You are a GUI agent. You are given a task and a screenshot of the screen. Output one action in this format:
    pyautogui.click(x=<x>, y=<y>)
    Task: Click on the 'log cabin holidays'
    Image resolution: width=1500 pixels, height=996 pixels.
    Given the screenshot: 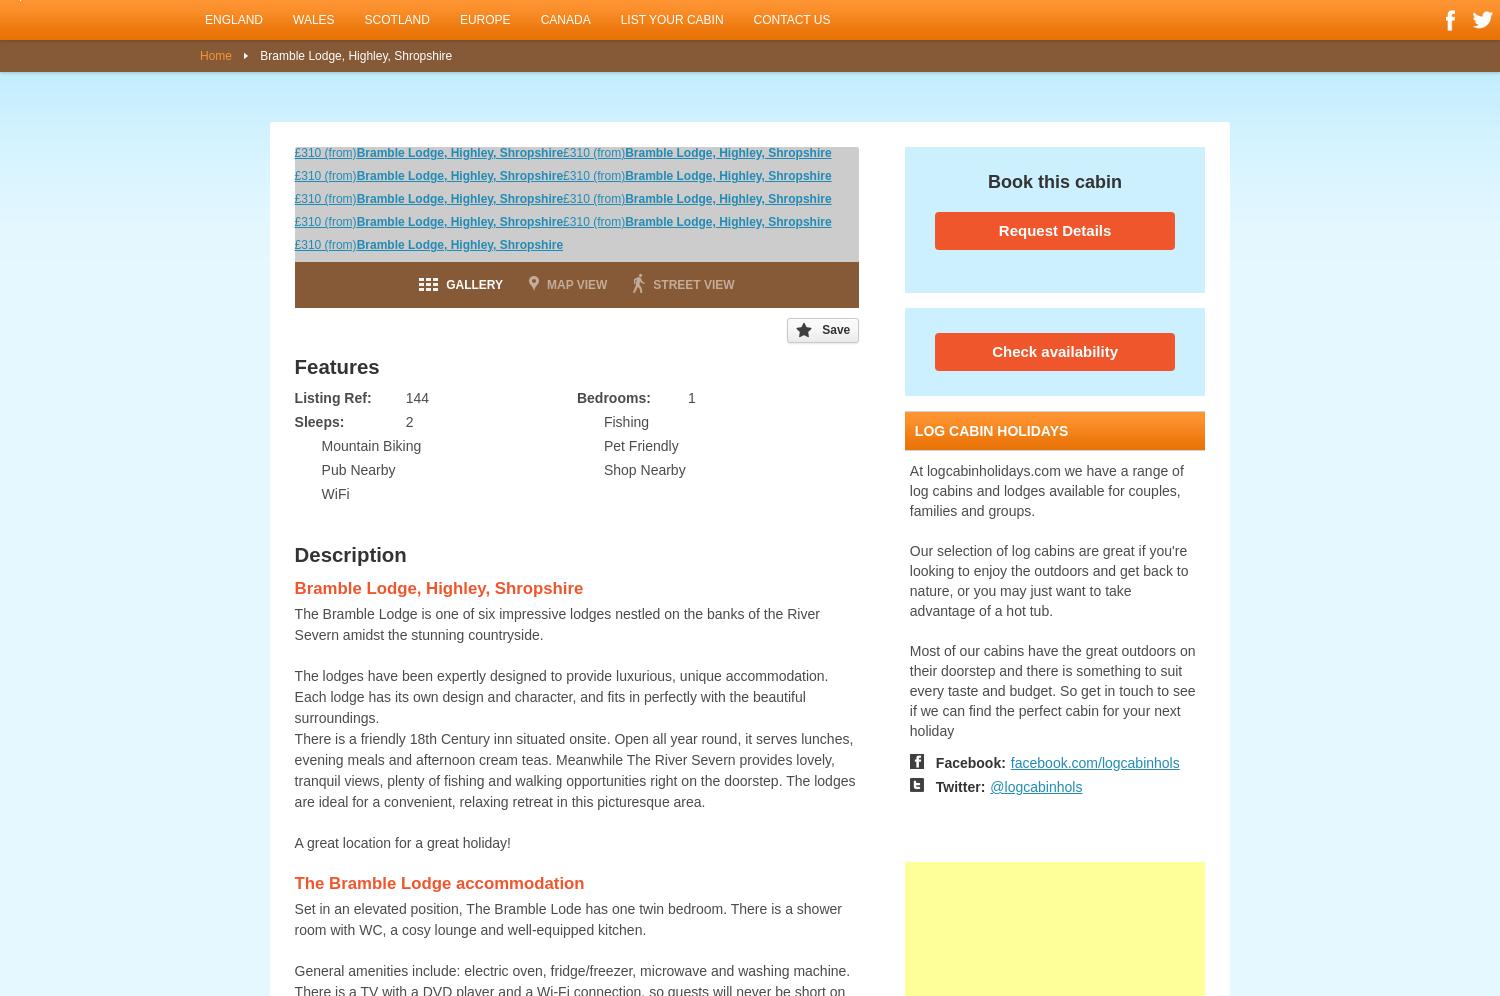 What is the action you would take?
    pyautogui.click(x=990, y=430)
    